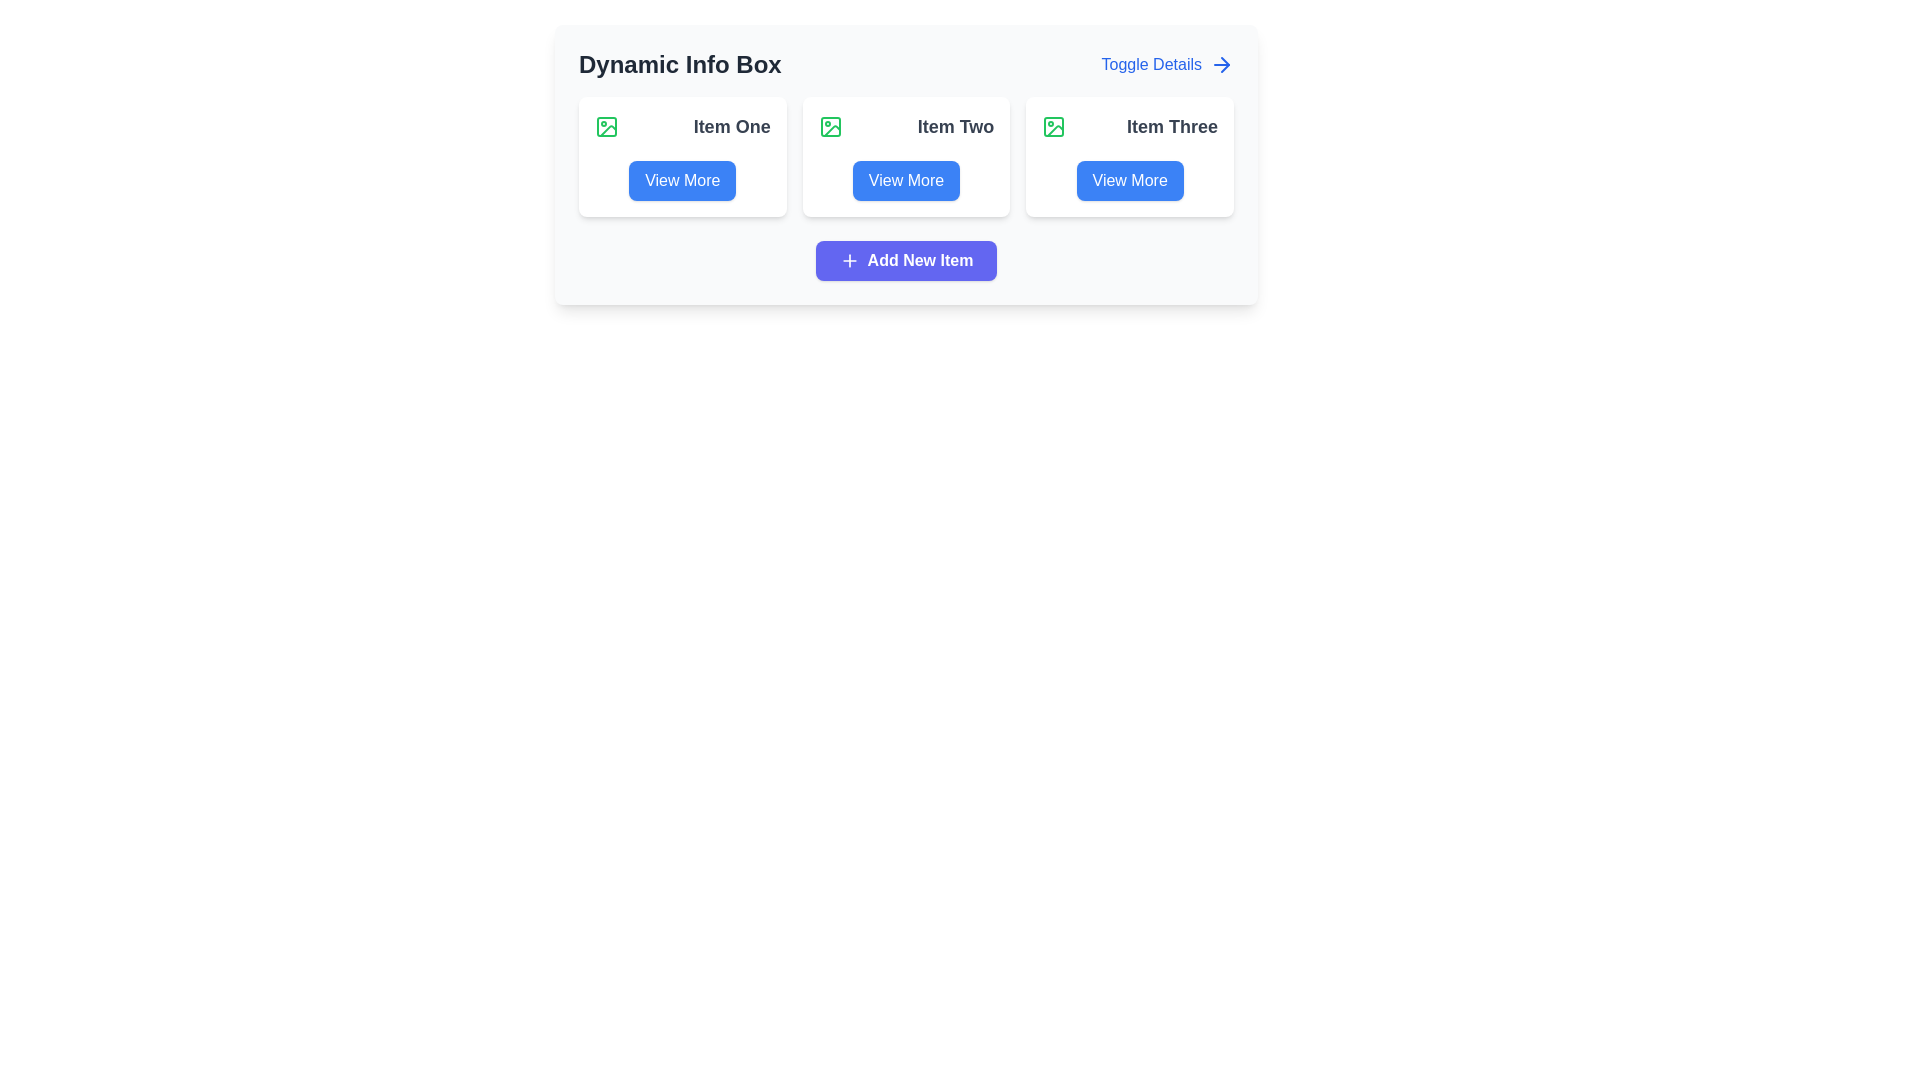  Describe the element at coordinates (905, 181) in the screenshot. I see `the rectangular button labeled 'View More' with a blue background and white text, positioned between the 'Item One' and 'Item Three' buttons in the 'Item Two' card` at that location.